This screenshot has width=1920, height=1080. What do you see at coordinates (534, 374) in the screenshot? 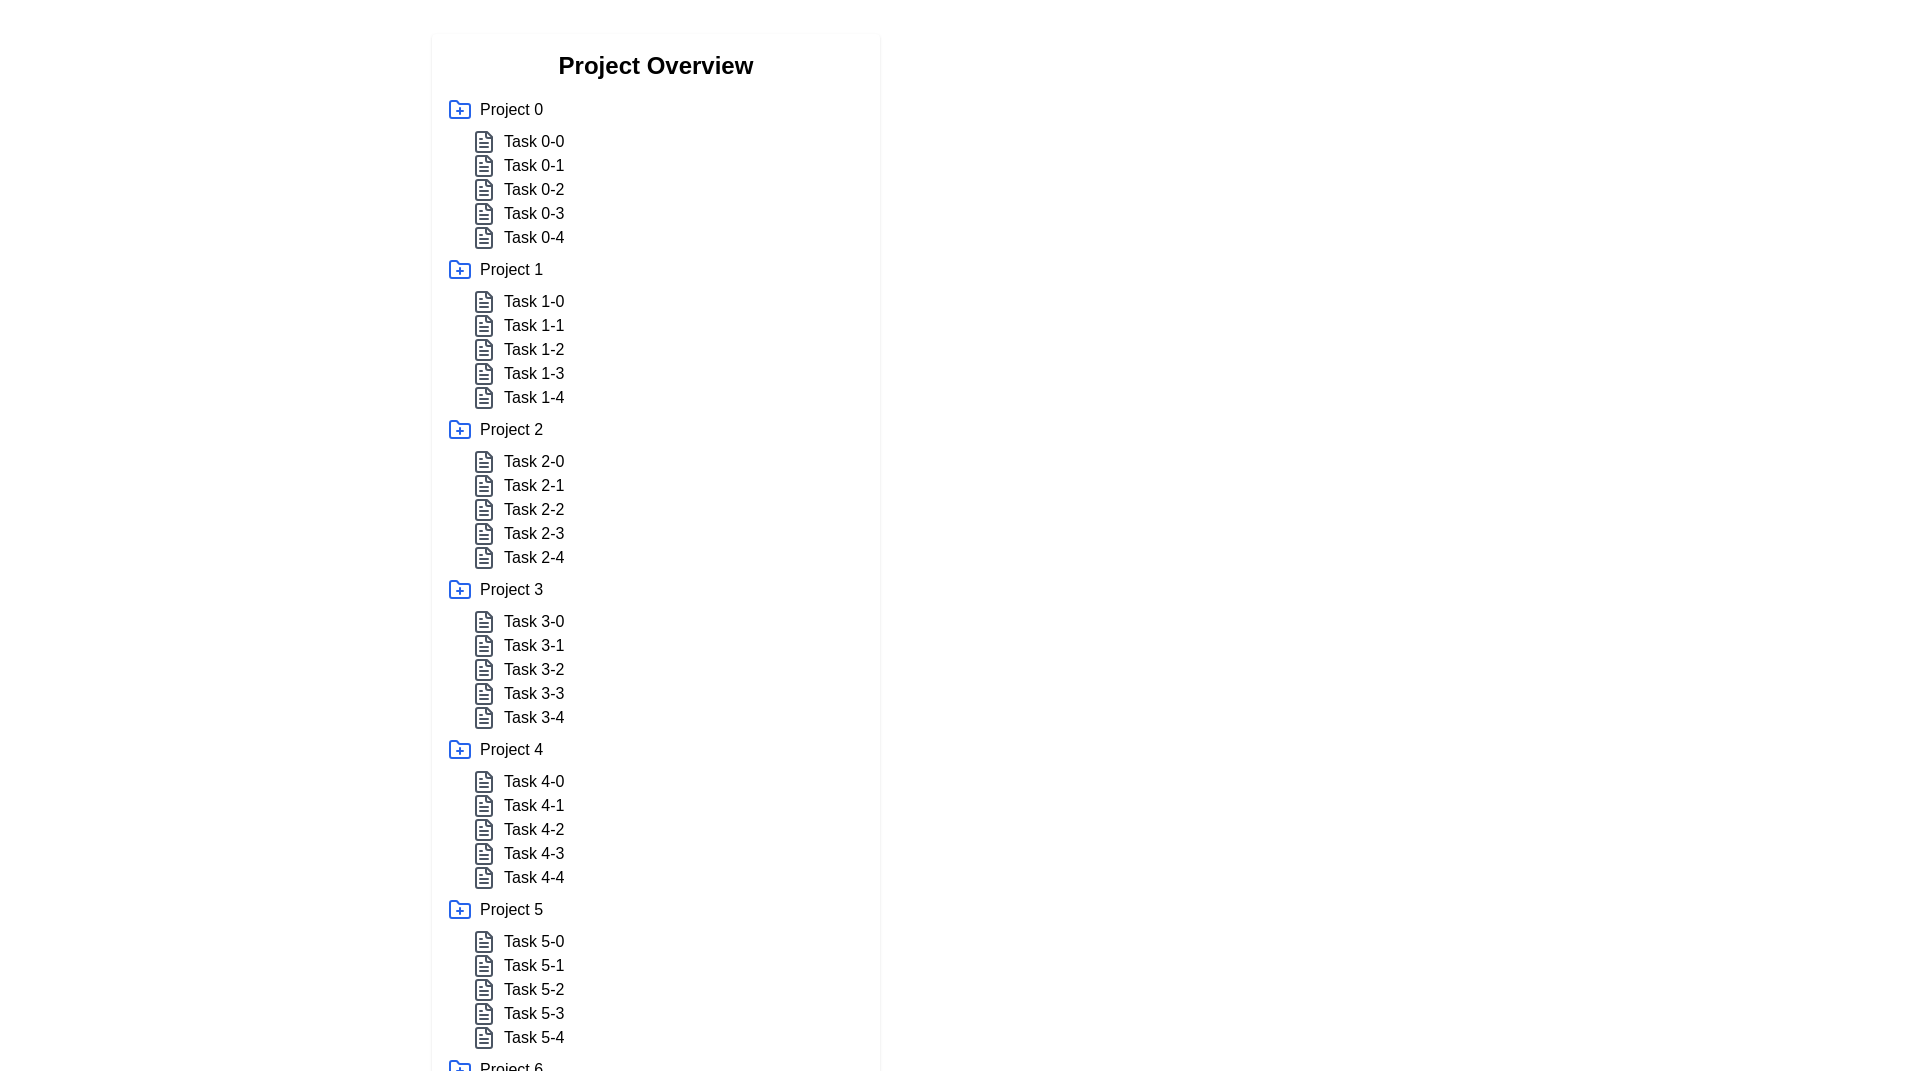
I see `the 'Task 1-3' text label` at bounding box center [534, 374].